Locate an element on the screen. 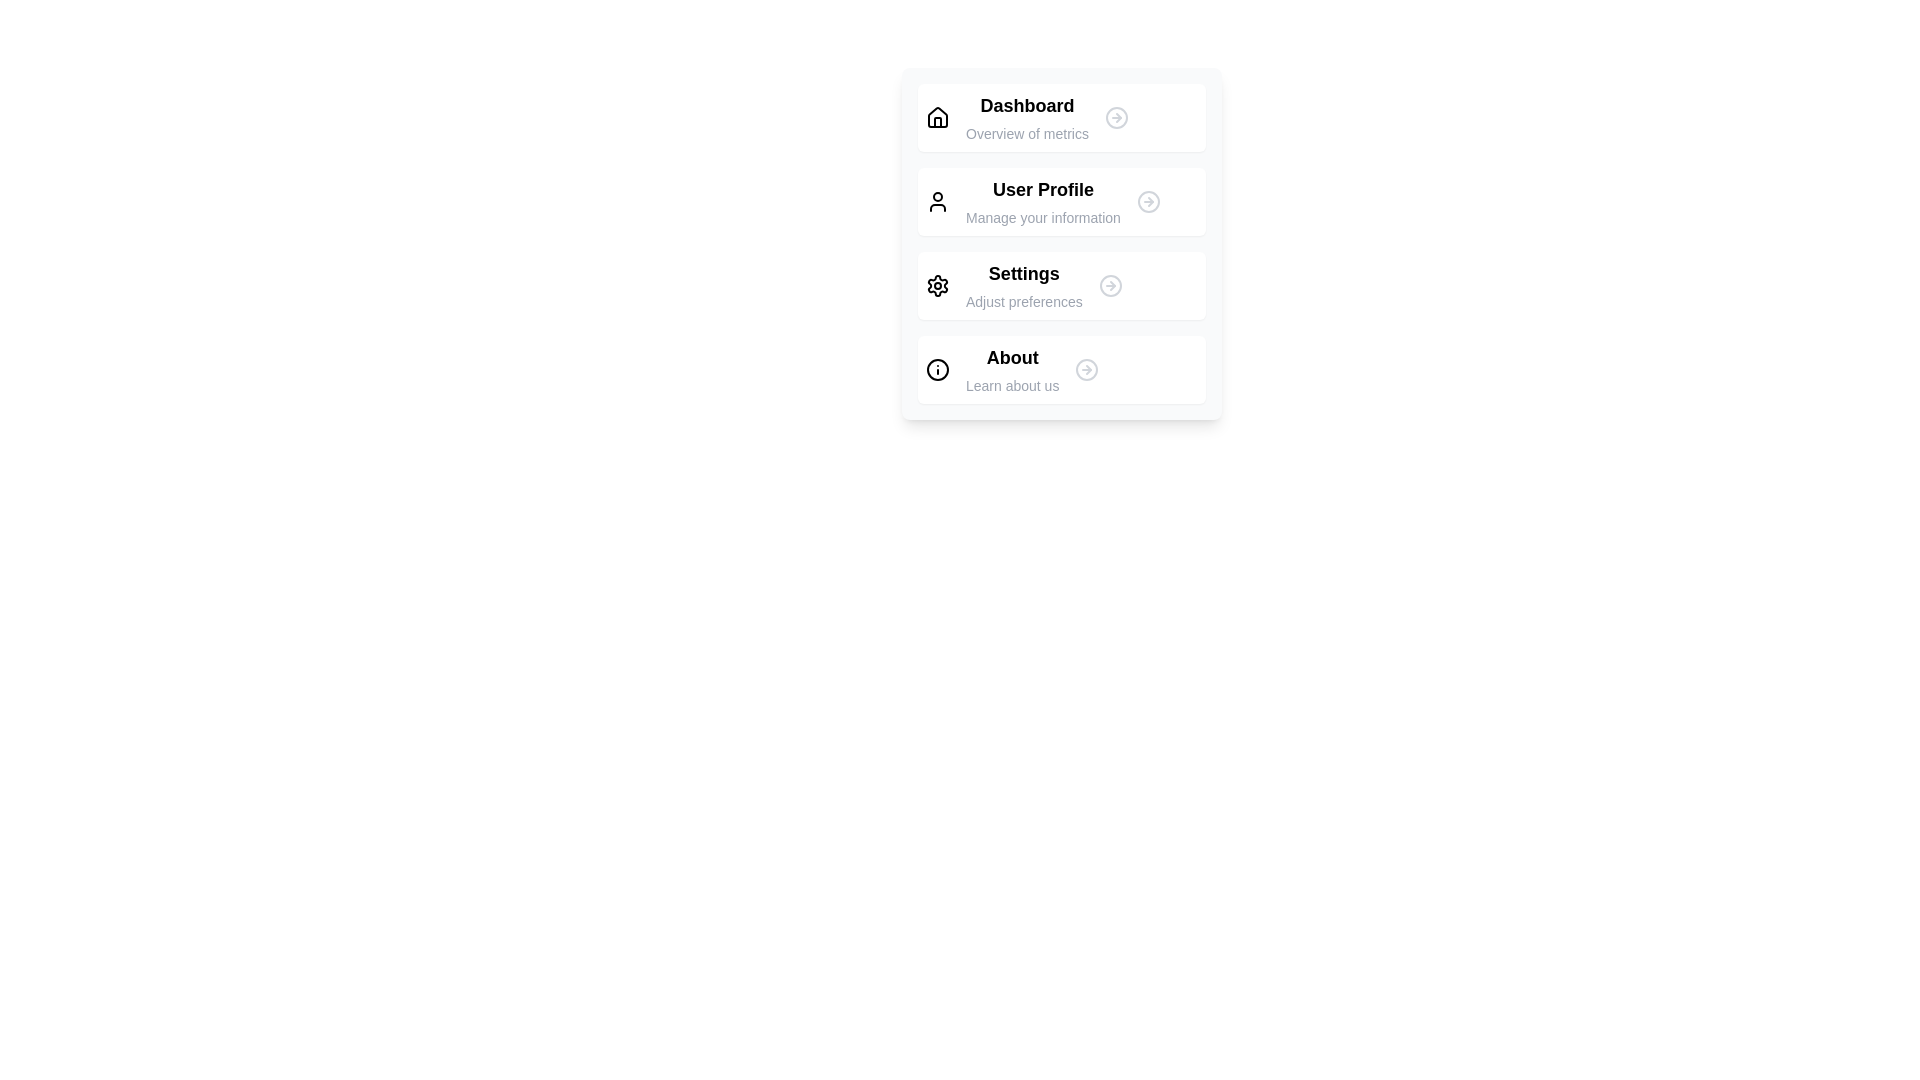 The image size is (1920, 1080). the gear-like icon with a black outline in the settings menu is located at coordinates (936, 285).